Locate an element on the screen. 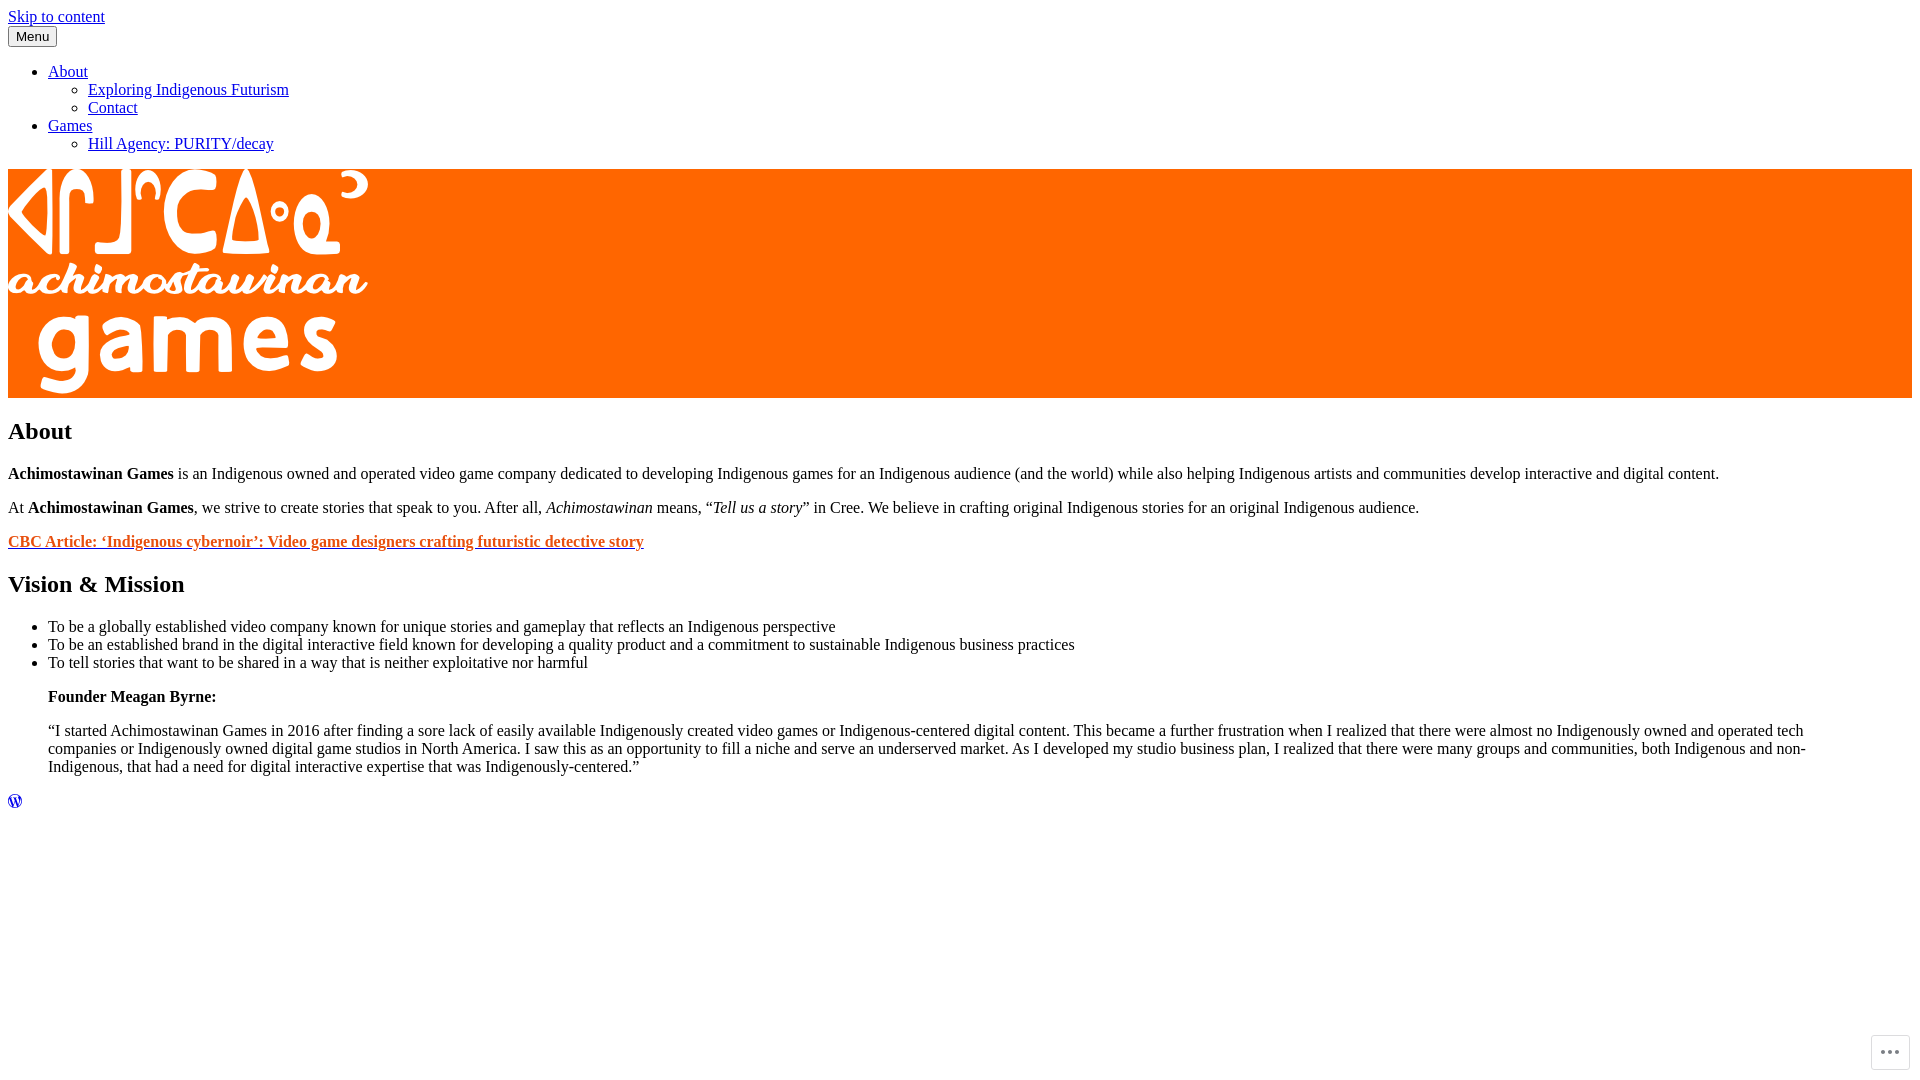 This screenshot has width=1920, height=1080. 'Menu' is located at coordinates (8, 36).